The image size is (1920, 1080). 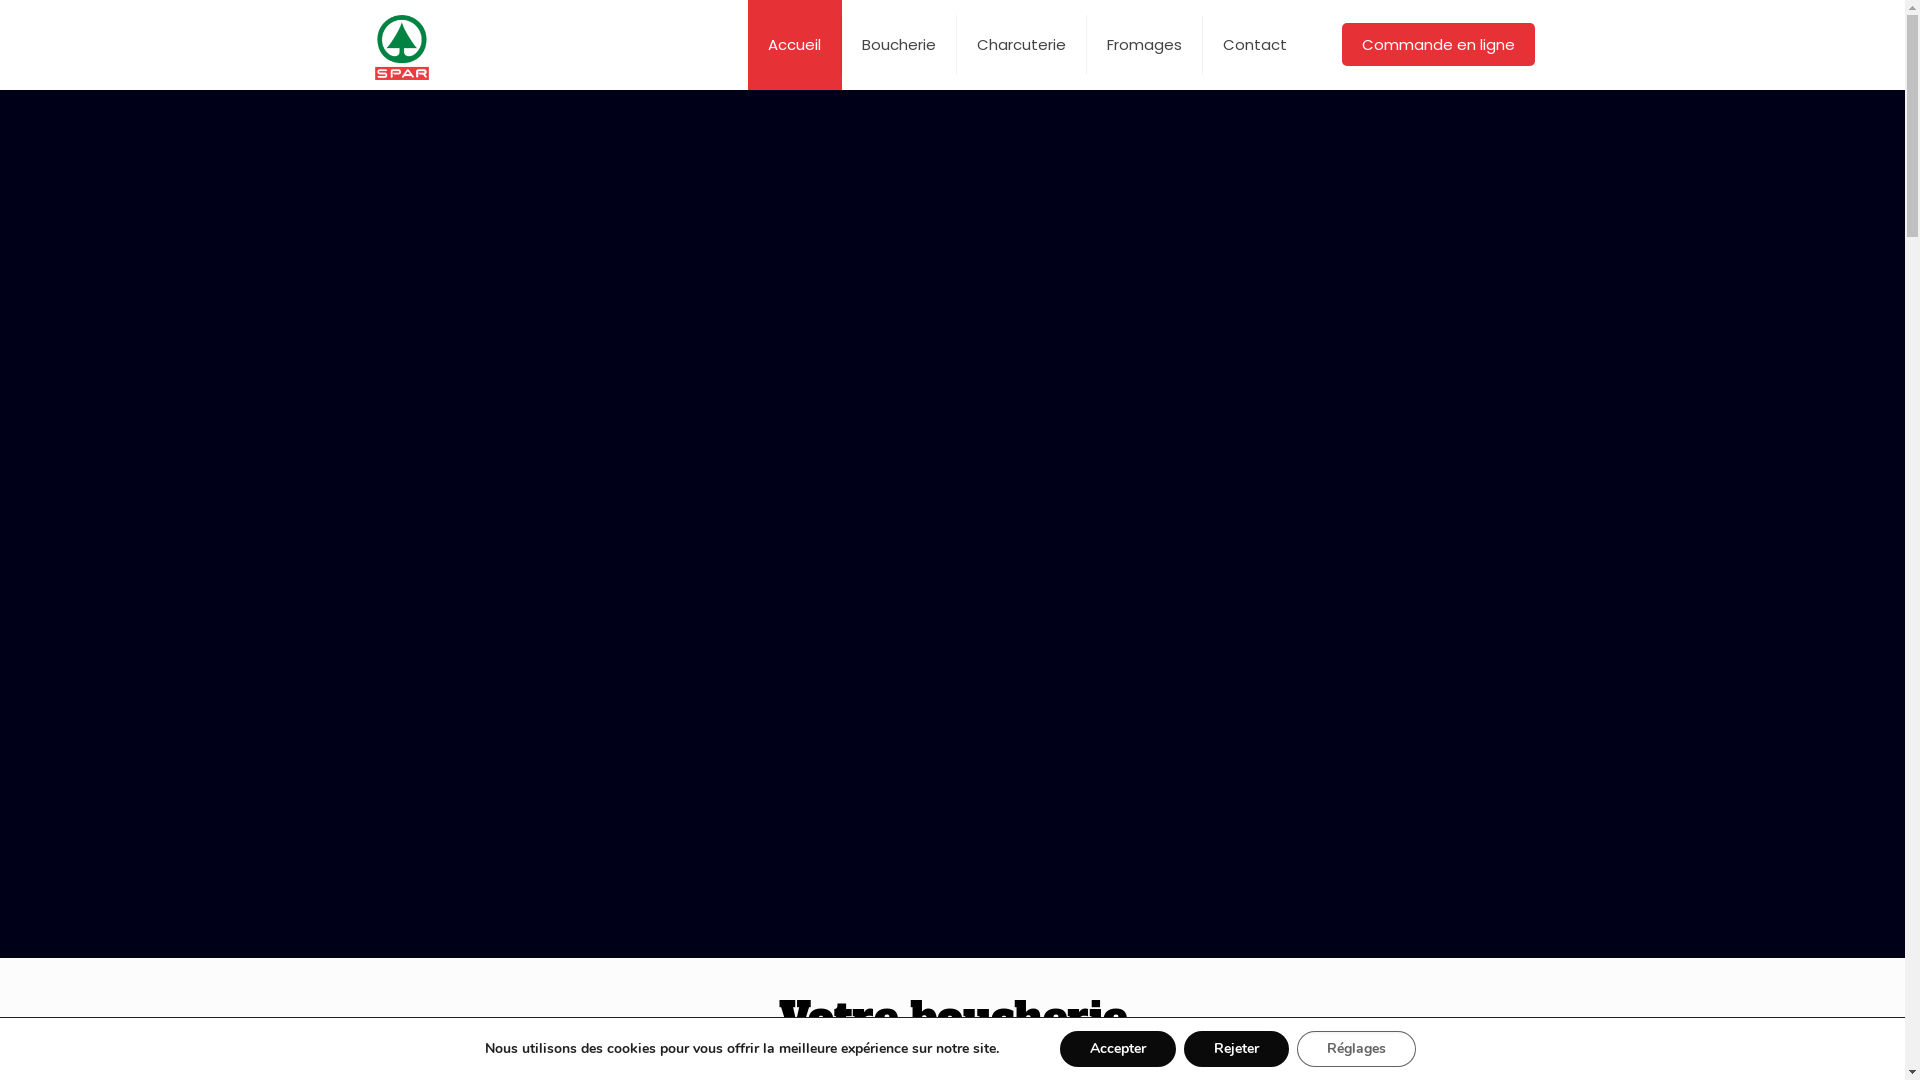 I want to click on 'Commande en ligne', so click(x=1437, y=44).